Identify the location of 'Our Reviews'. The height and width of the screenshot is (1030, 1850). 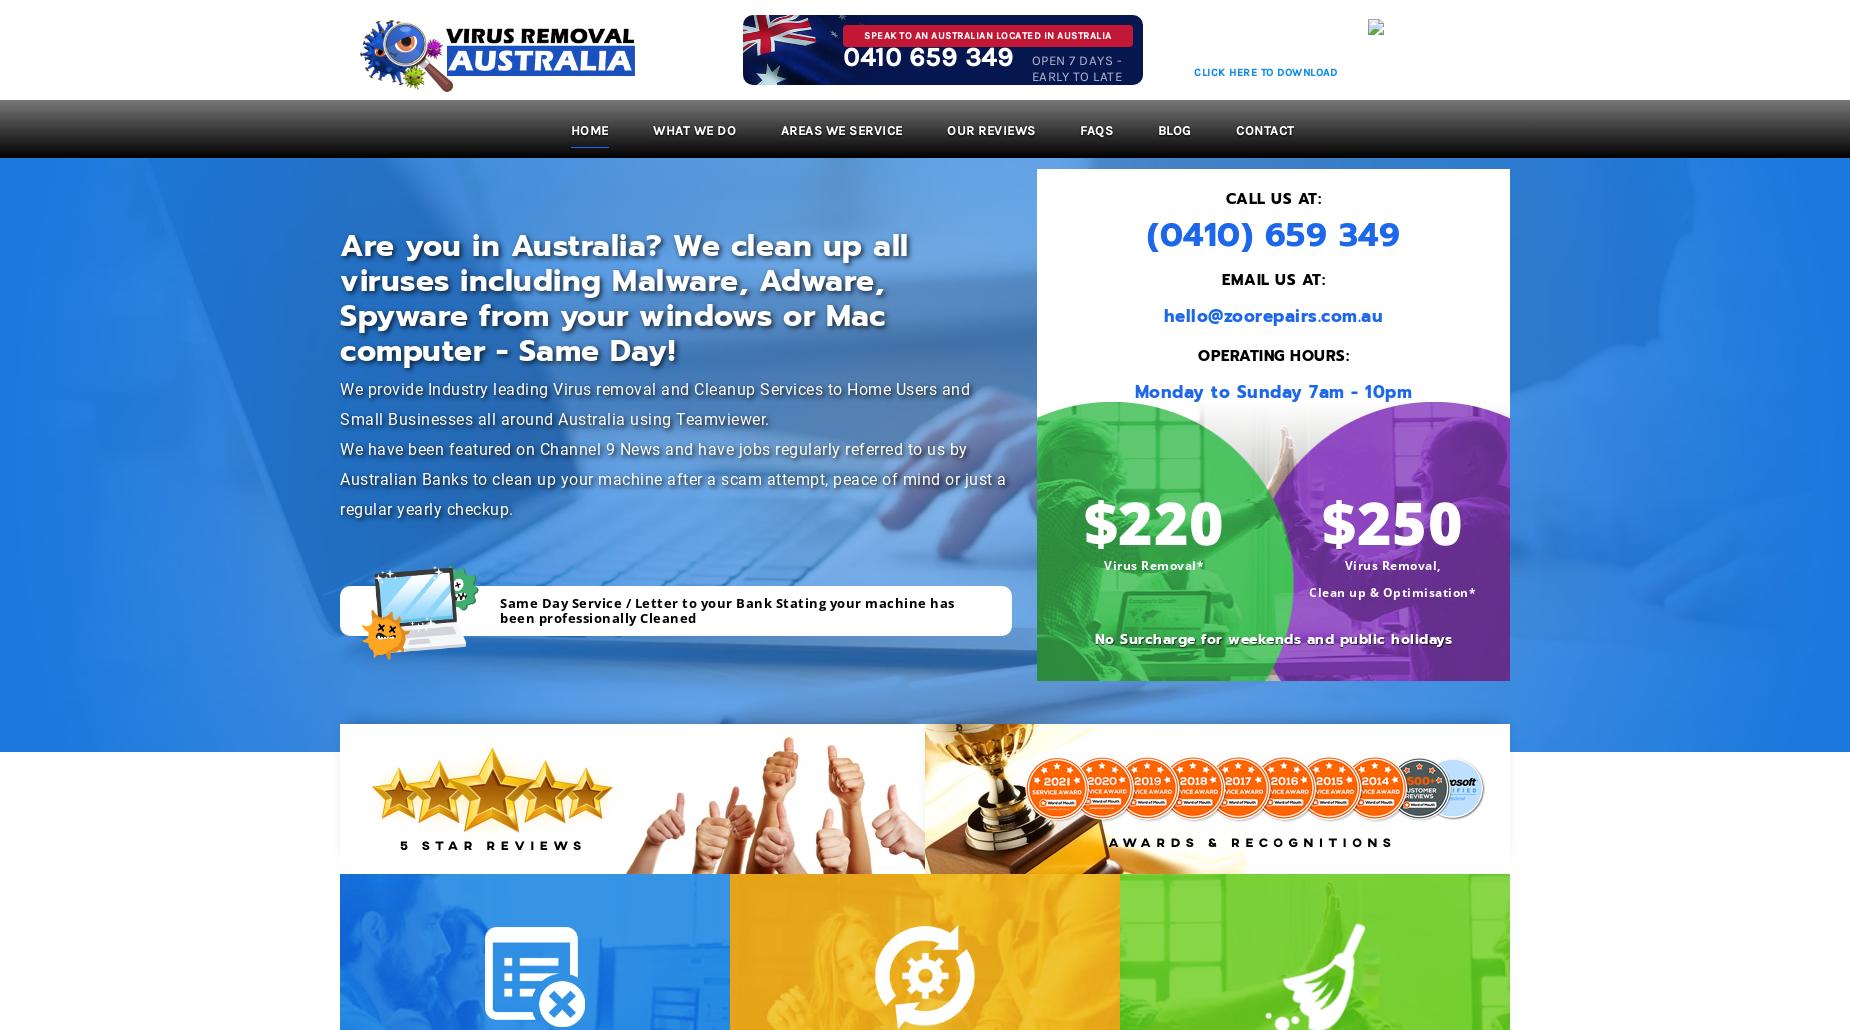
(990, 129).